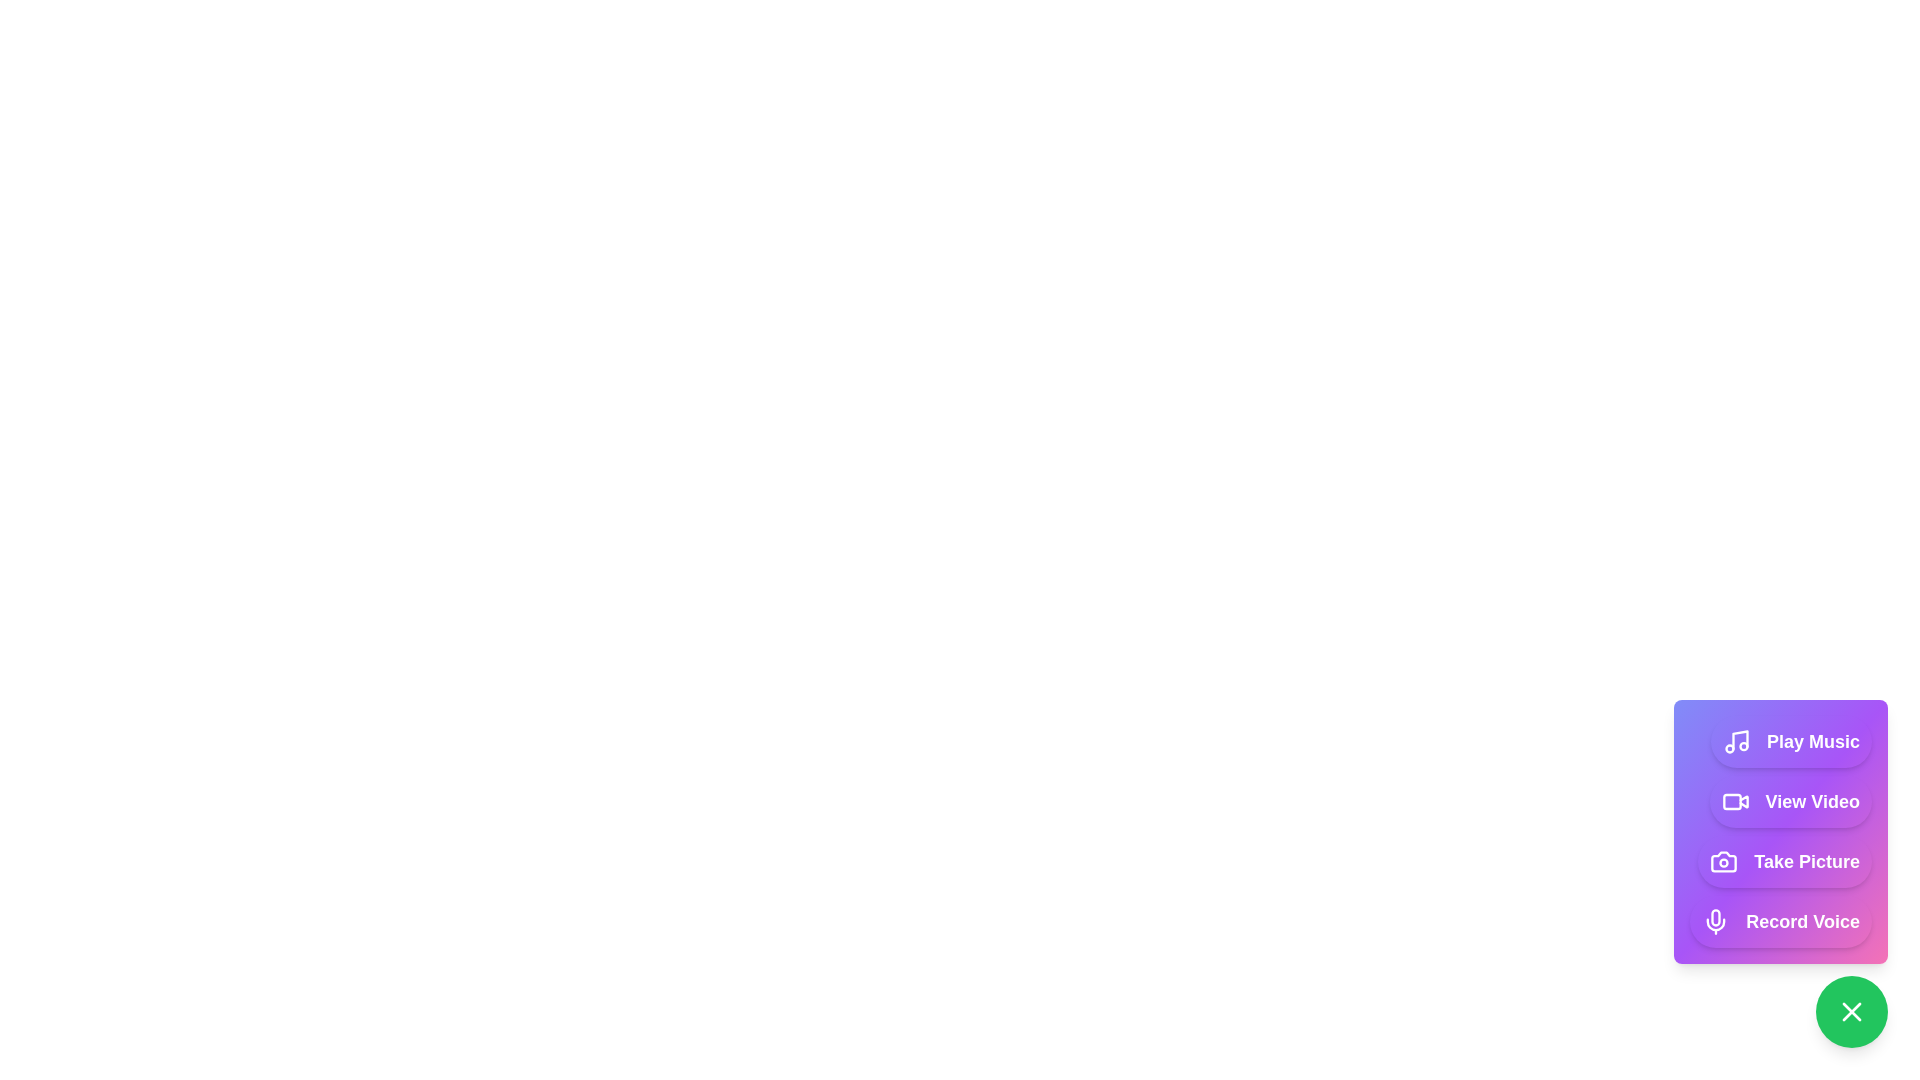  Describe the element at coordinates (1791, 741) in the screenshot. I see `the button with label 'Play Music' to visually inspect its text` at that location.